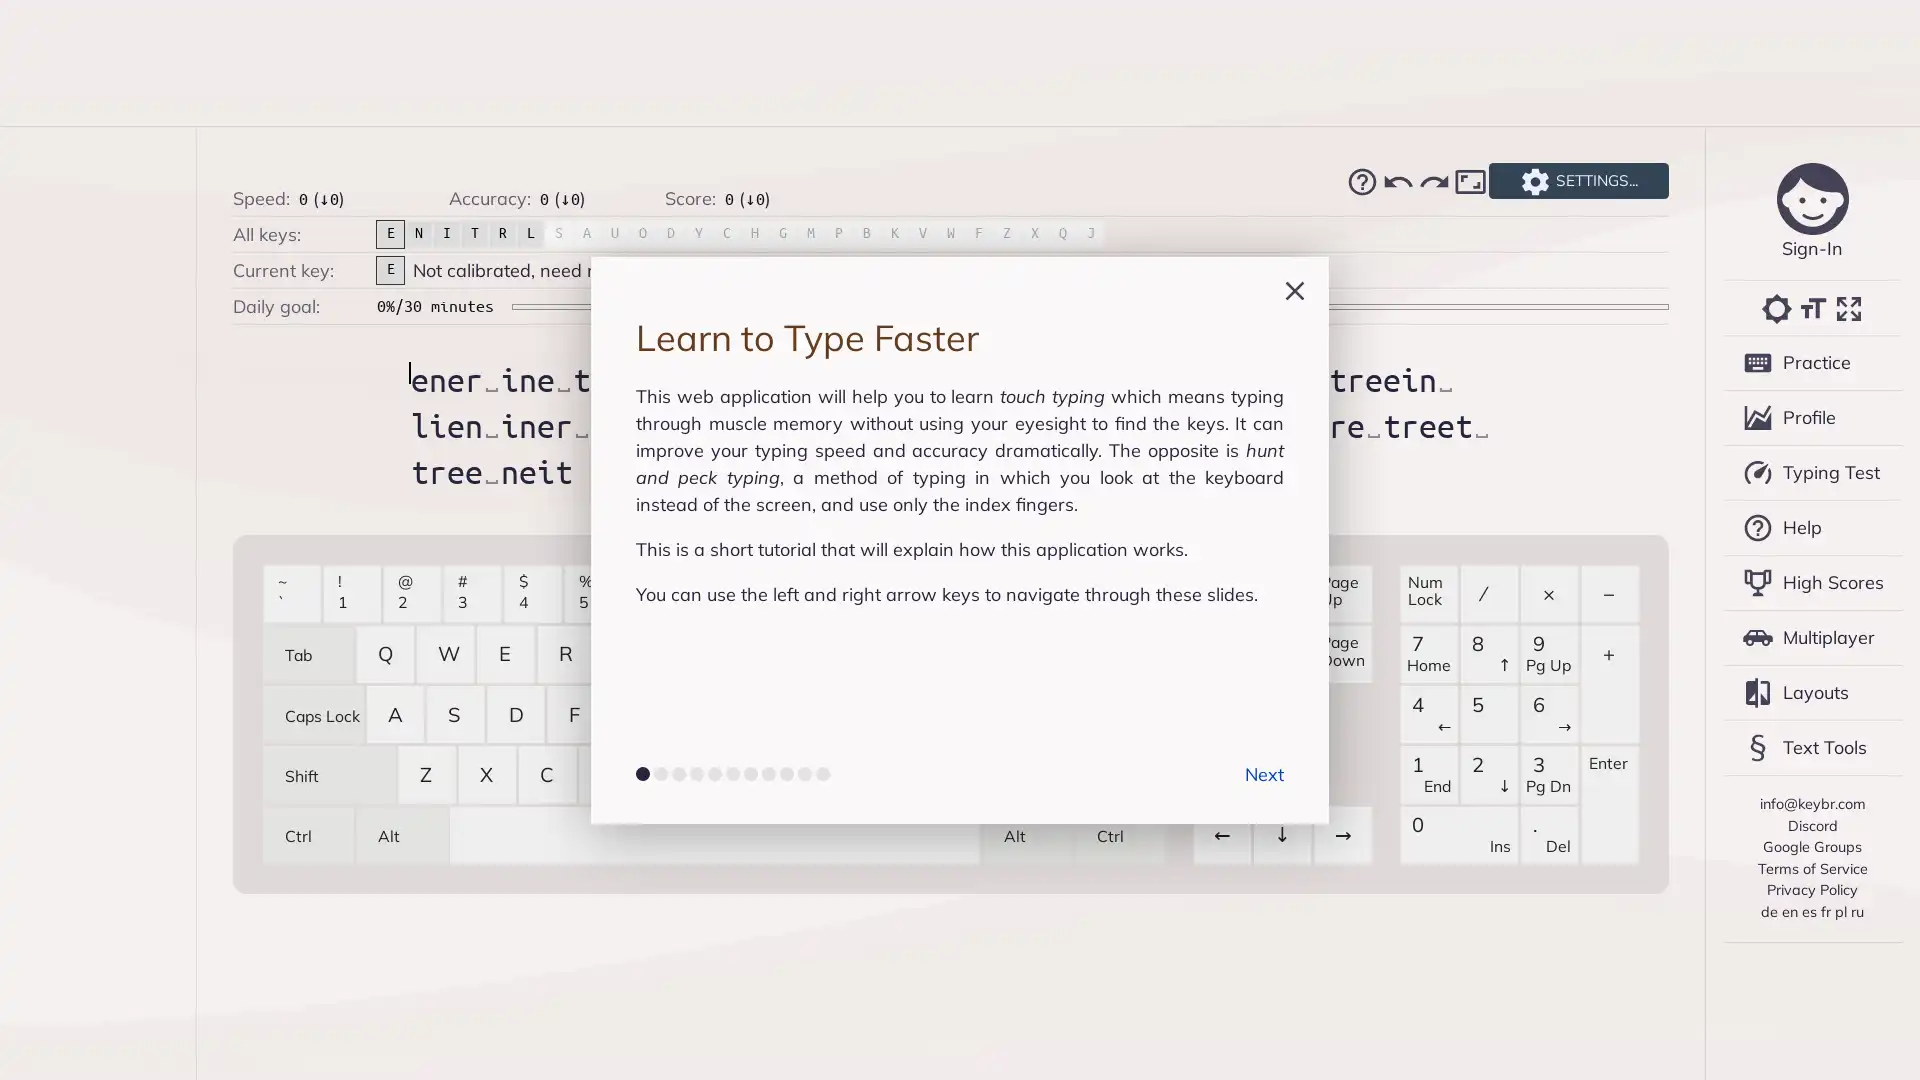 The height and width of the screenshot is (1080, 1920). I want to click on SETTINGS..., so click(1577, 181).